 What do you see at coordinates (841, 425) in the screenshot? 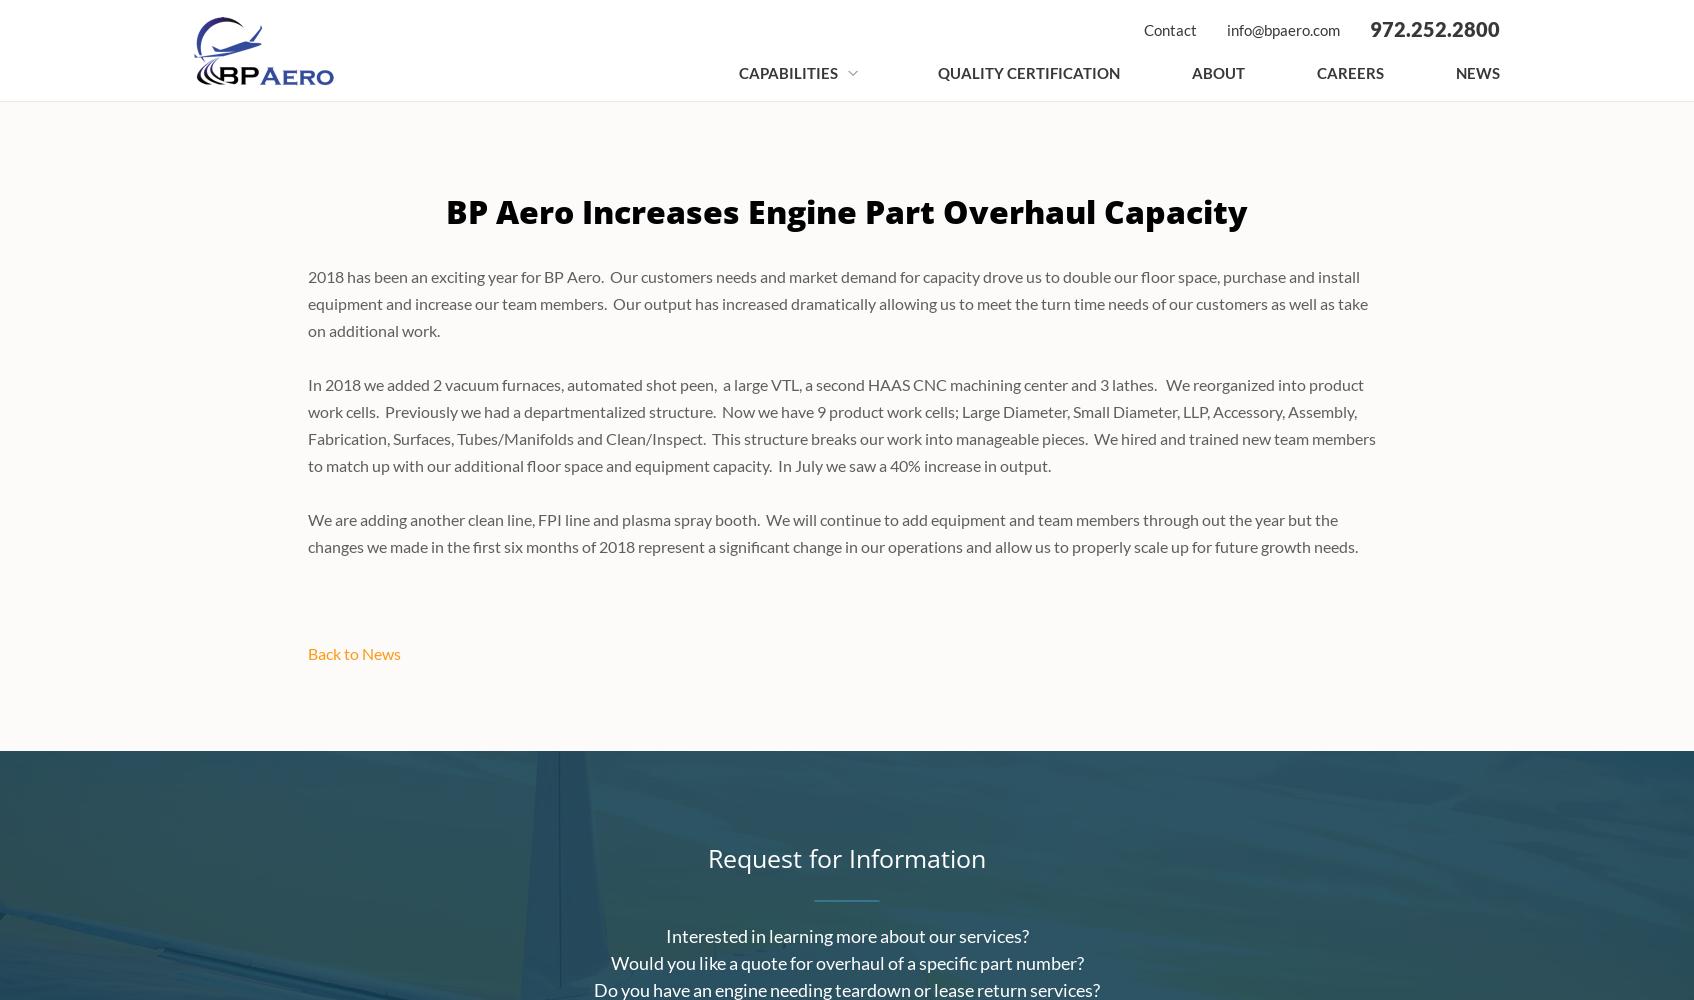
I see `'In 2018 we added 2 vacuum furnaces, automated shot peen,  a large VTL, a second HAAS CNC machining center and 3 lathes.   We reorganized into product work cells.  Previously we had a departmentalized structure.  Now we have 9 product work cells; Large Diameter, Small Diameter, LLP, Accessory, Assembly, Fabrication, Surfaces, Tubes/Manifolds and Clean/Inspect.  This structure breaks our work into manageable pieces.  We hired and trained new team members to match up with our additional floor space and equipment capacity.  In July we saw a 40% increase in output.'` at bounding box center [841, 425].